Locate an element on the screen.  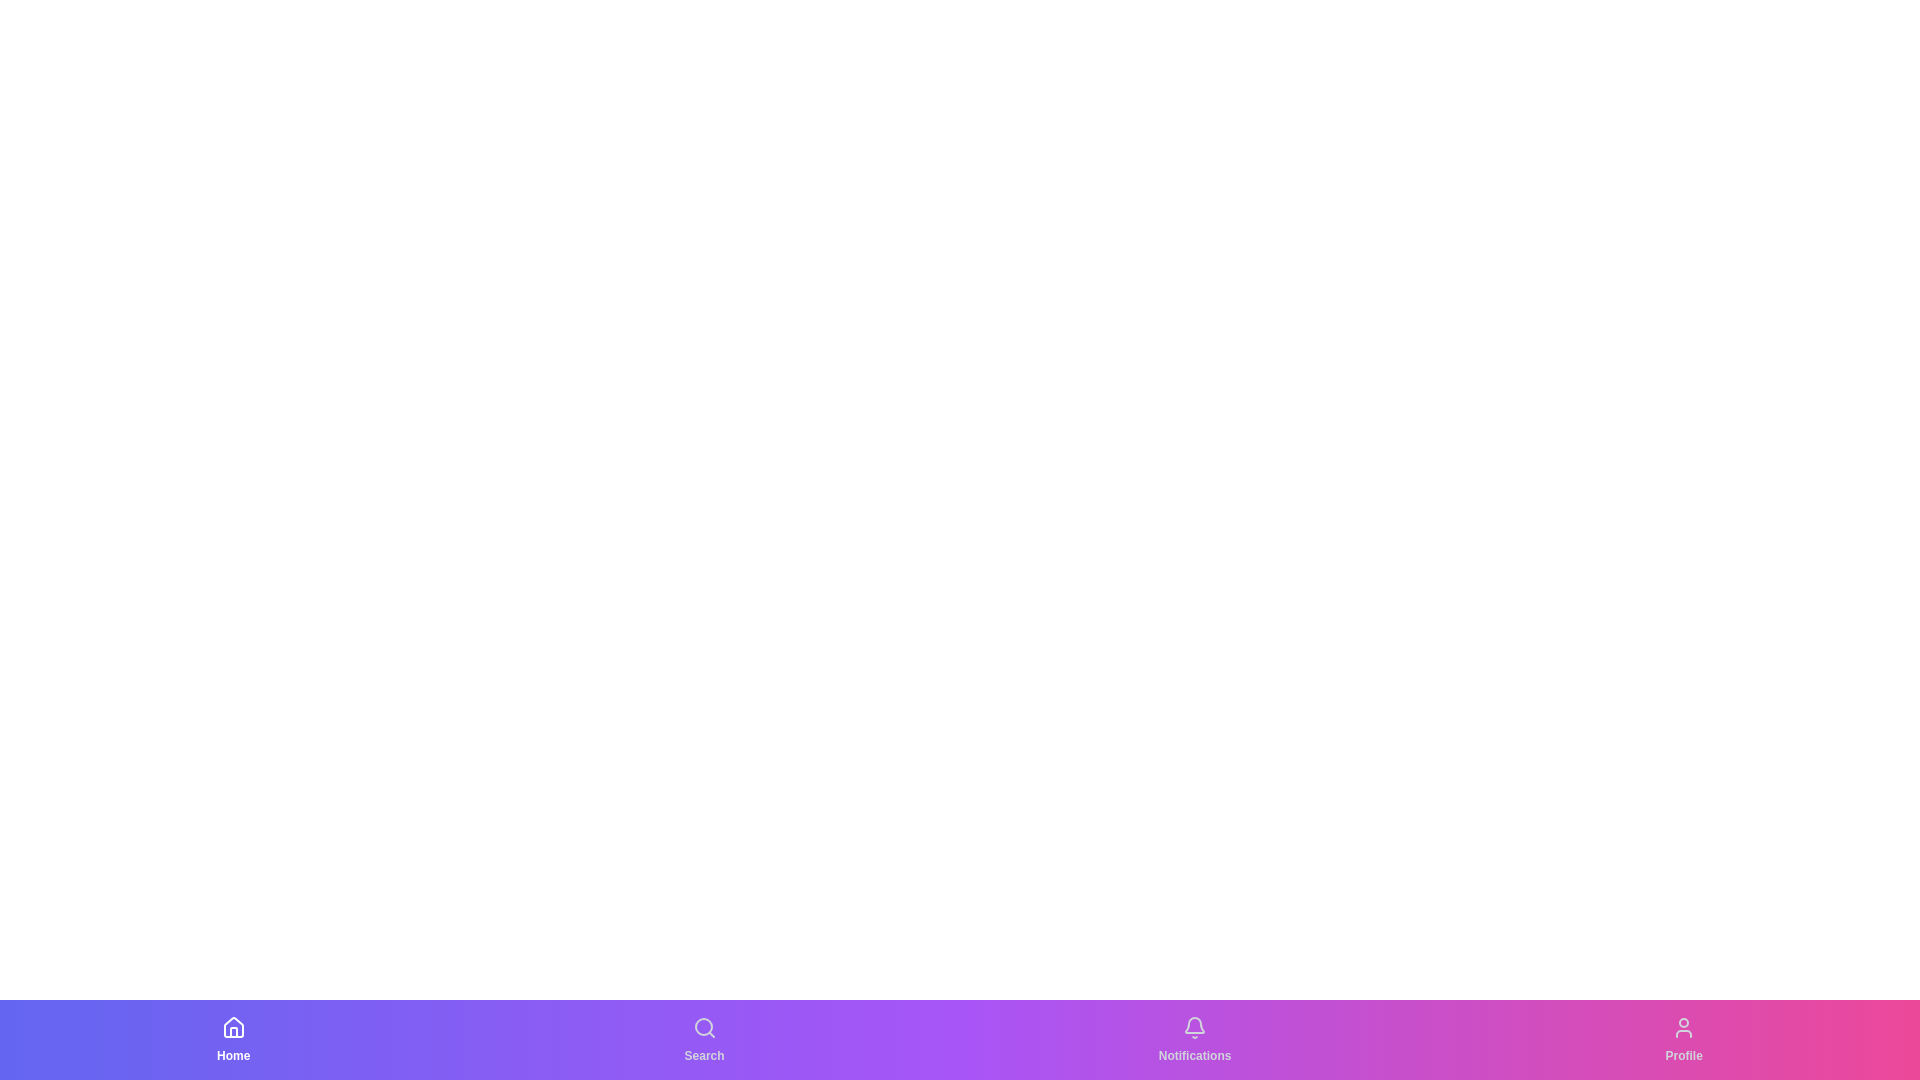
the tab labeled Notifications to view its tooltip is located at coordinates (1195, 1039).